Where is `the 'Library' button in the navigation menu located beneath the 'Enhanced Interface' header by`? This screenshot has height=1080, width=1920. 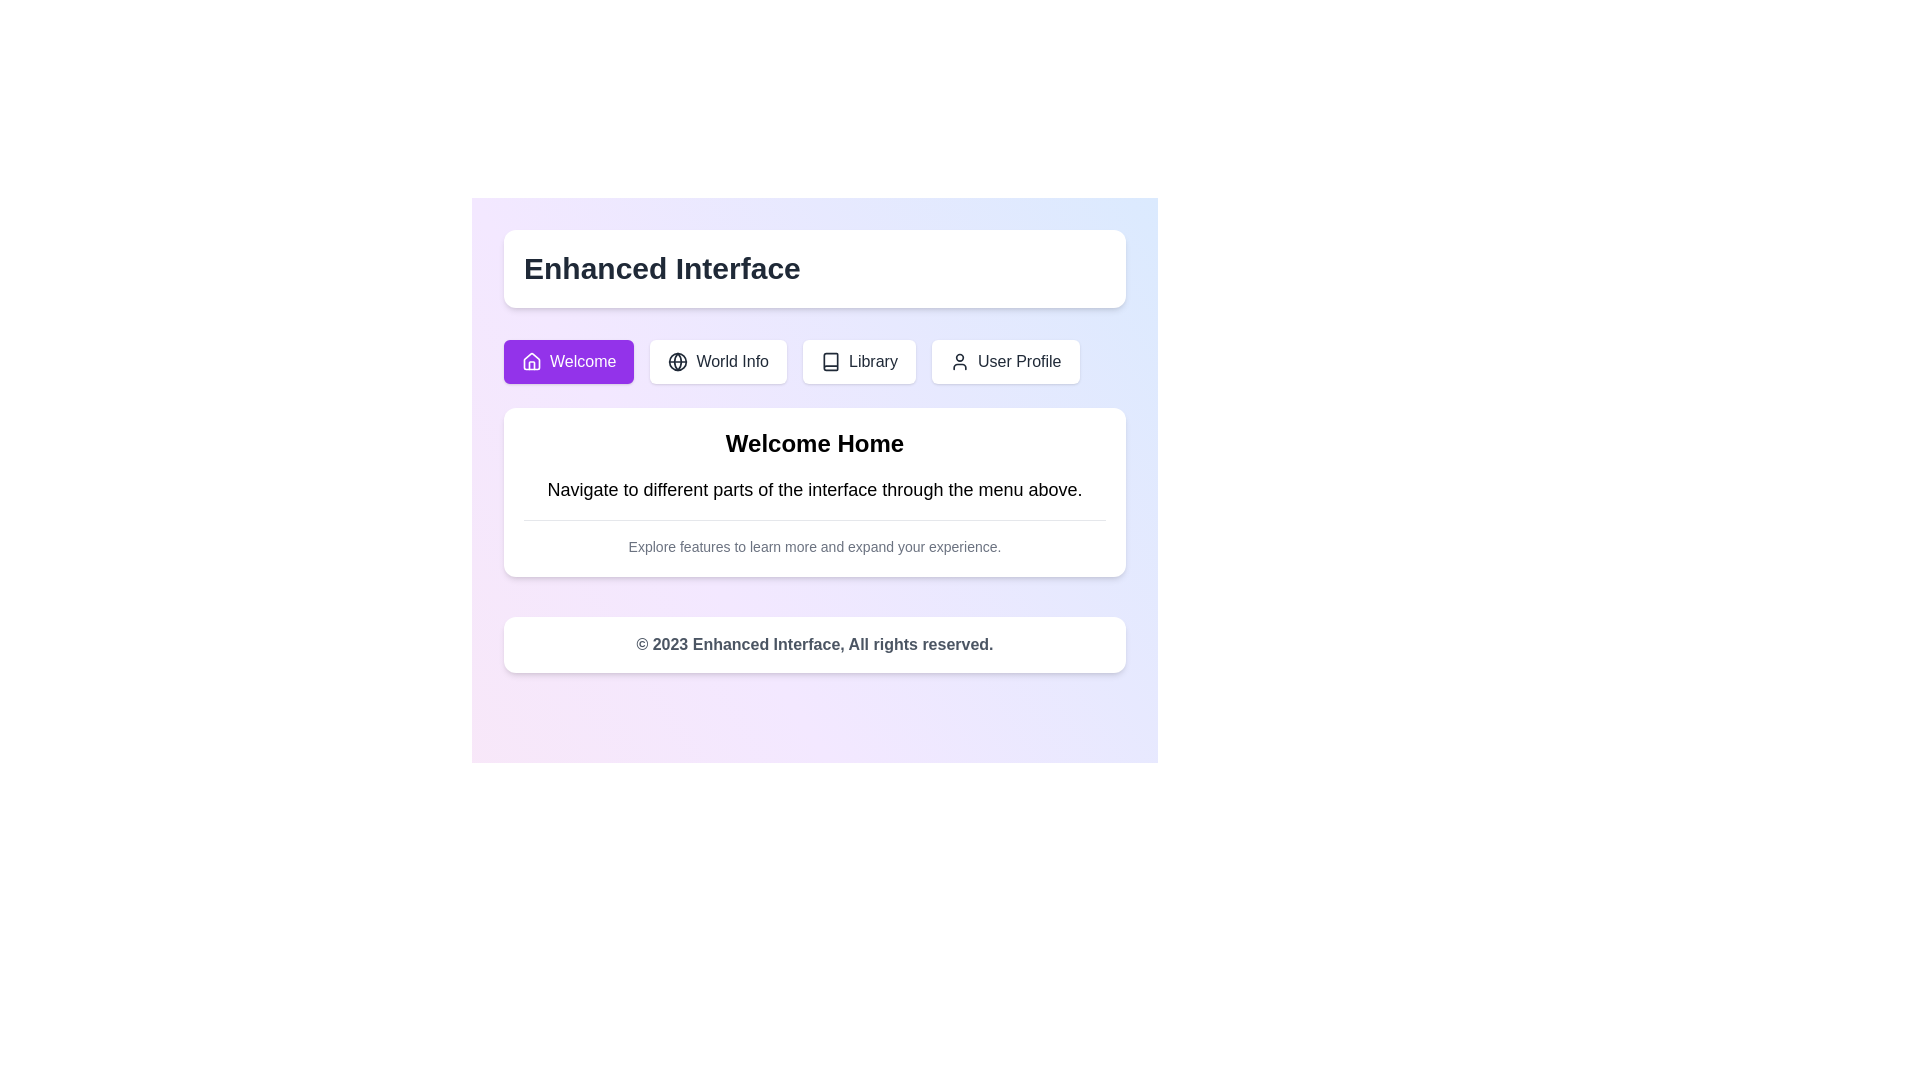
the 'Library' button in the navigation menu located beneath the 'Enhanced Interface' header by is located at coordinates (815, 361).